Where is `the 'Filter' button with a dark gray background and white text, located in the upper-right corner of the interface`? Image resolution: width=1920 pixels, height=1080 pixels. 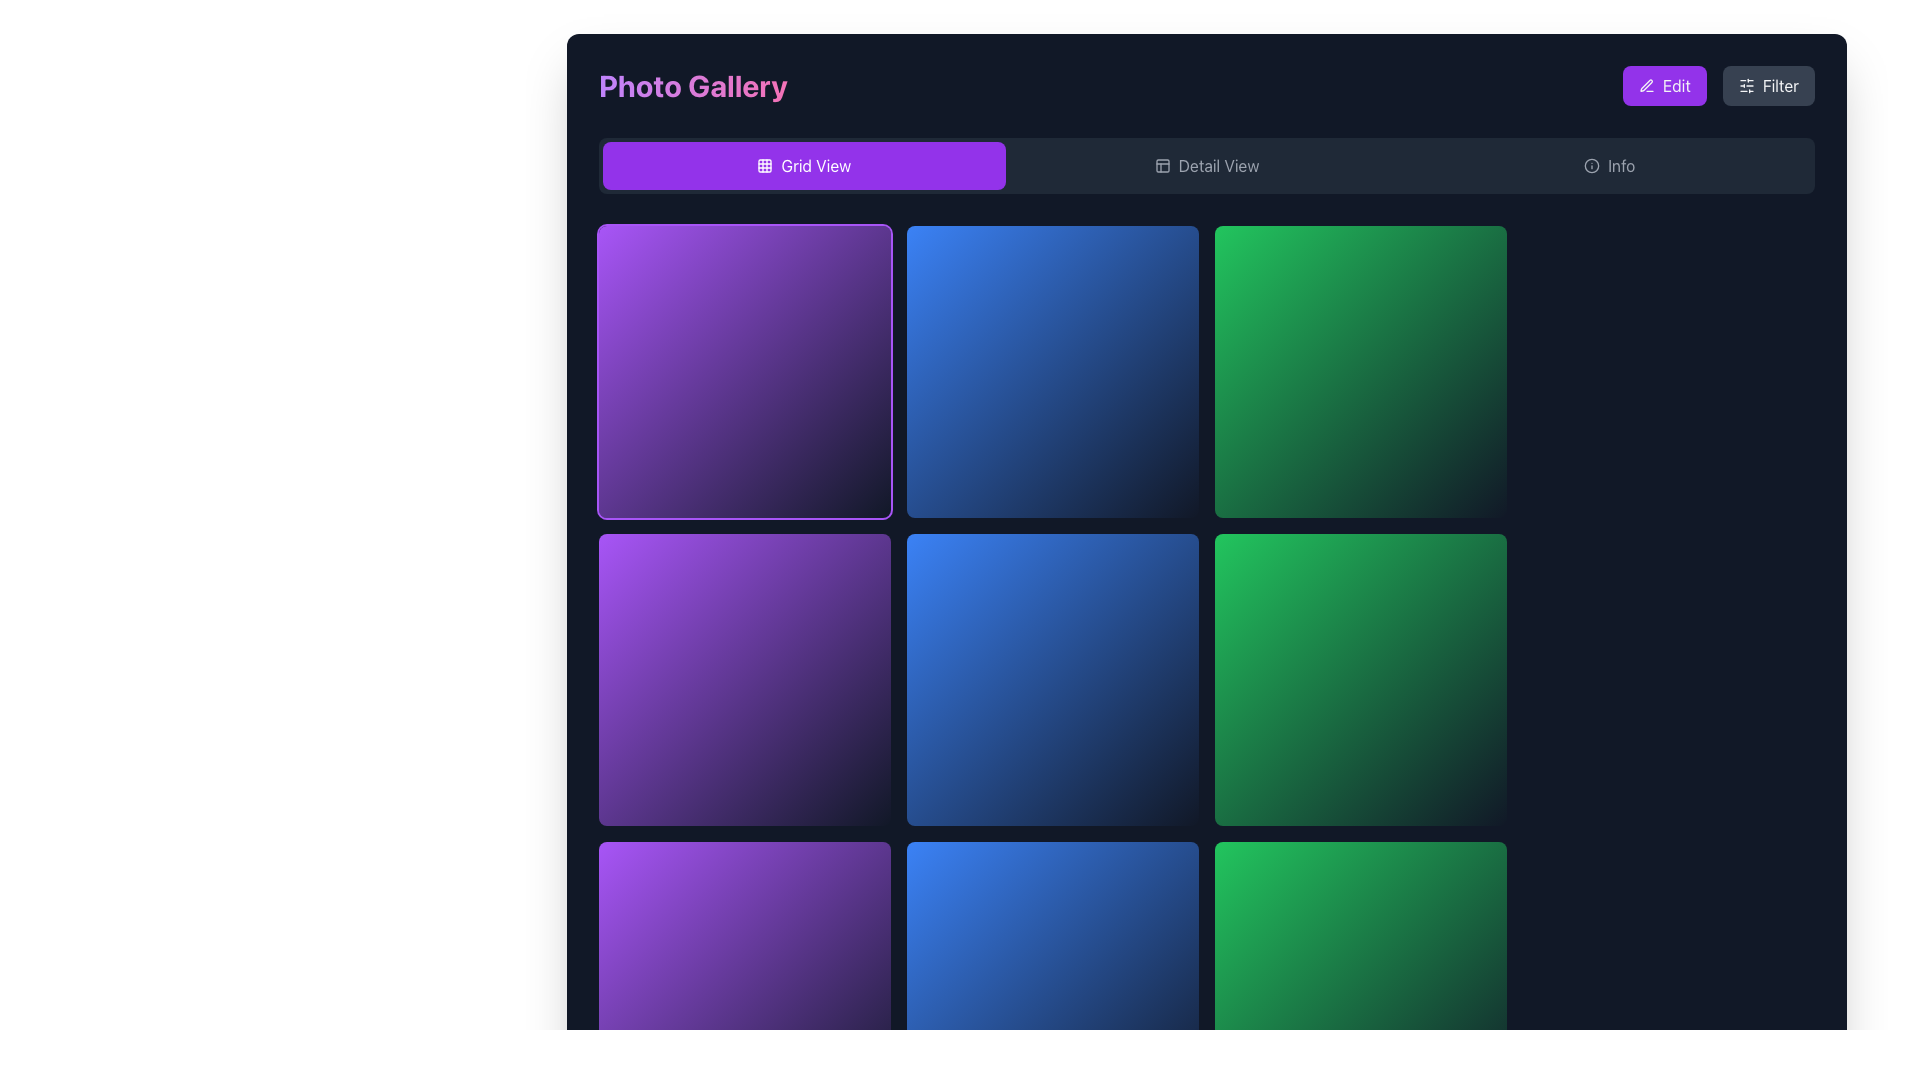
the 'Filter' button with a dark gray background and white text, located in the upper-right corner of the interface is located at coordinates (1717, 84).